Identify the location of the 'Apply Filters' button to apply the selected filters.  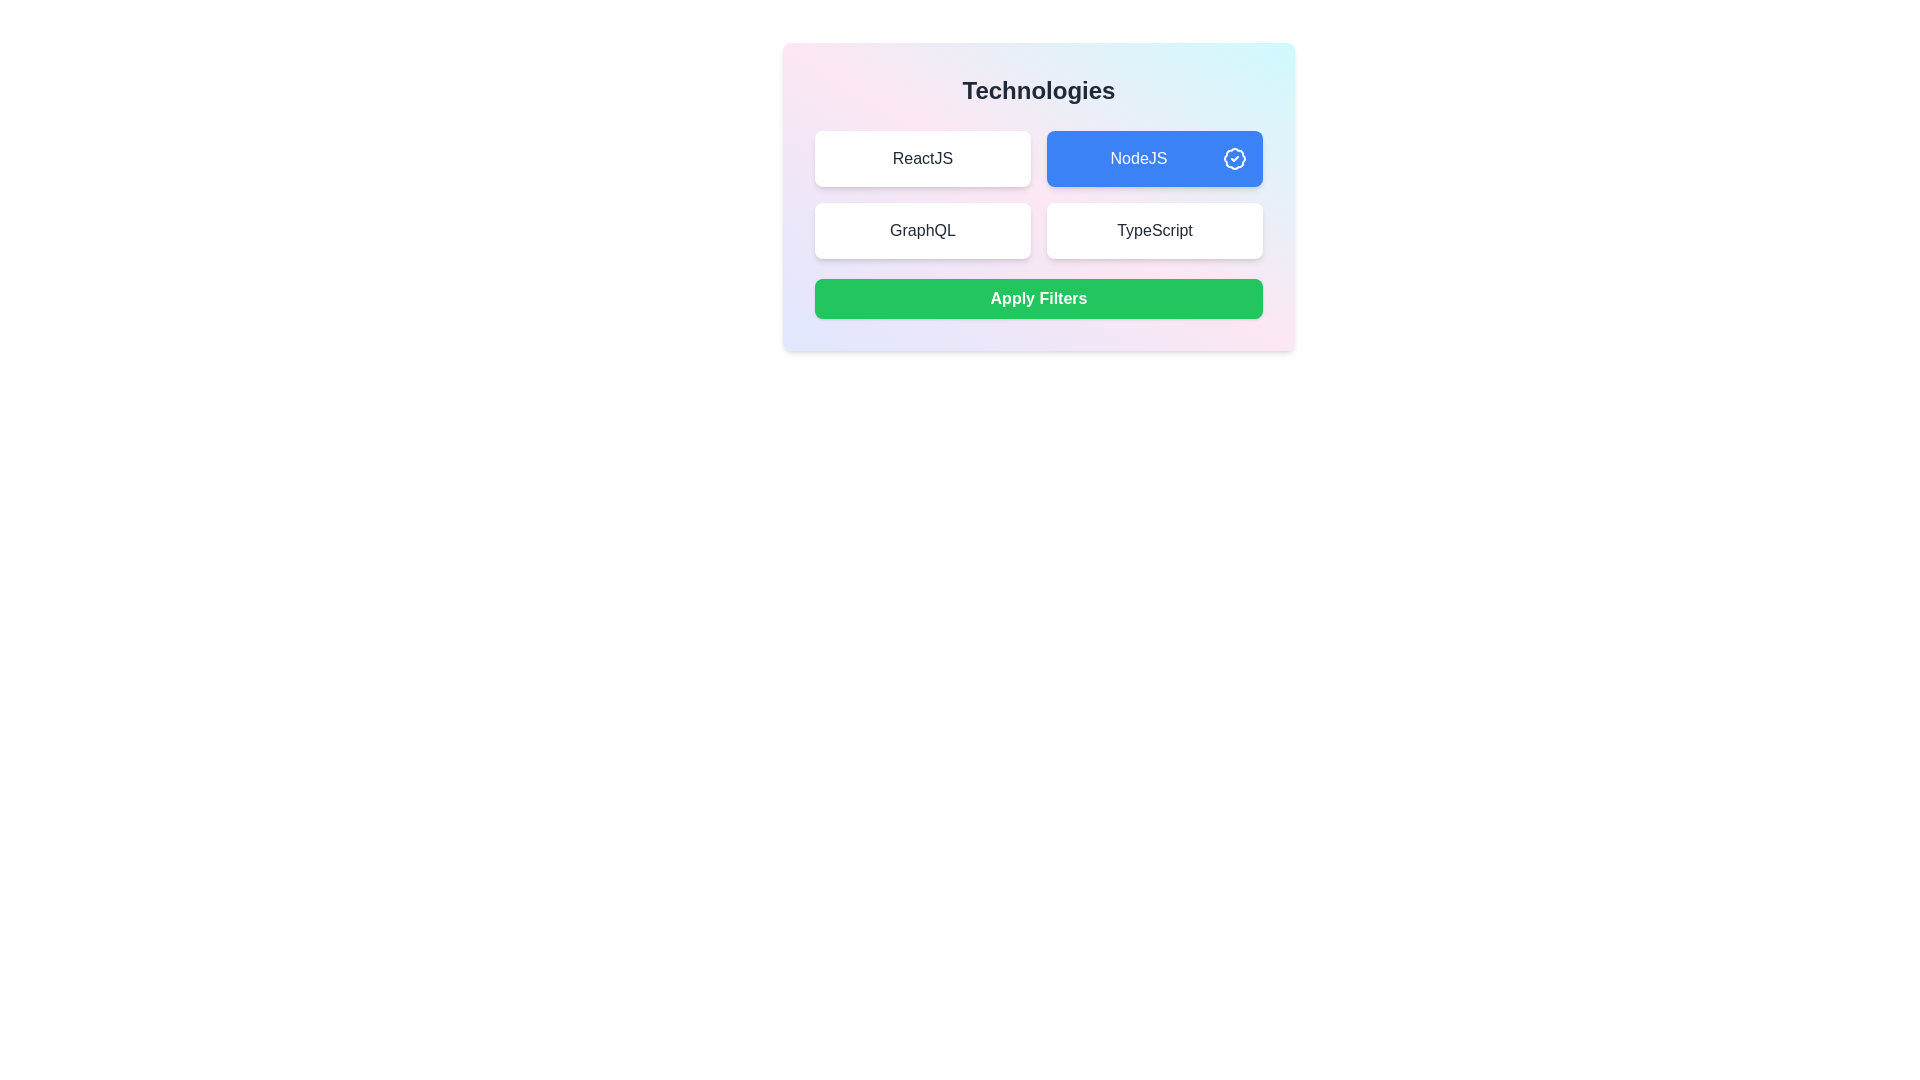
(1038, 299).